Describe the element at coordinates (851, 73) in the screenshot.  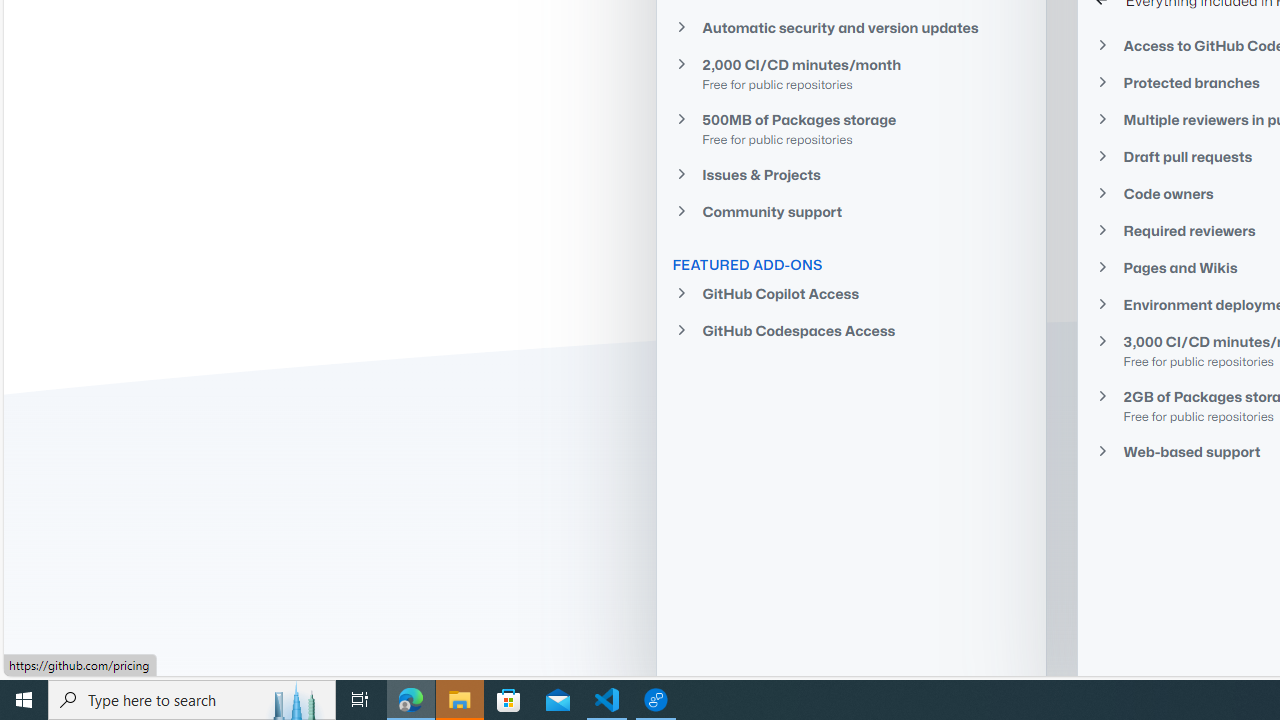
I see `'2,000 CI/CD minutes/month Free for public repositories'` at that location.